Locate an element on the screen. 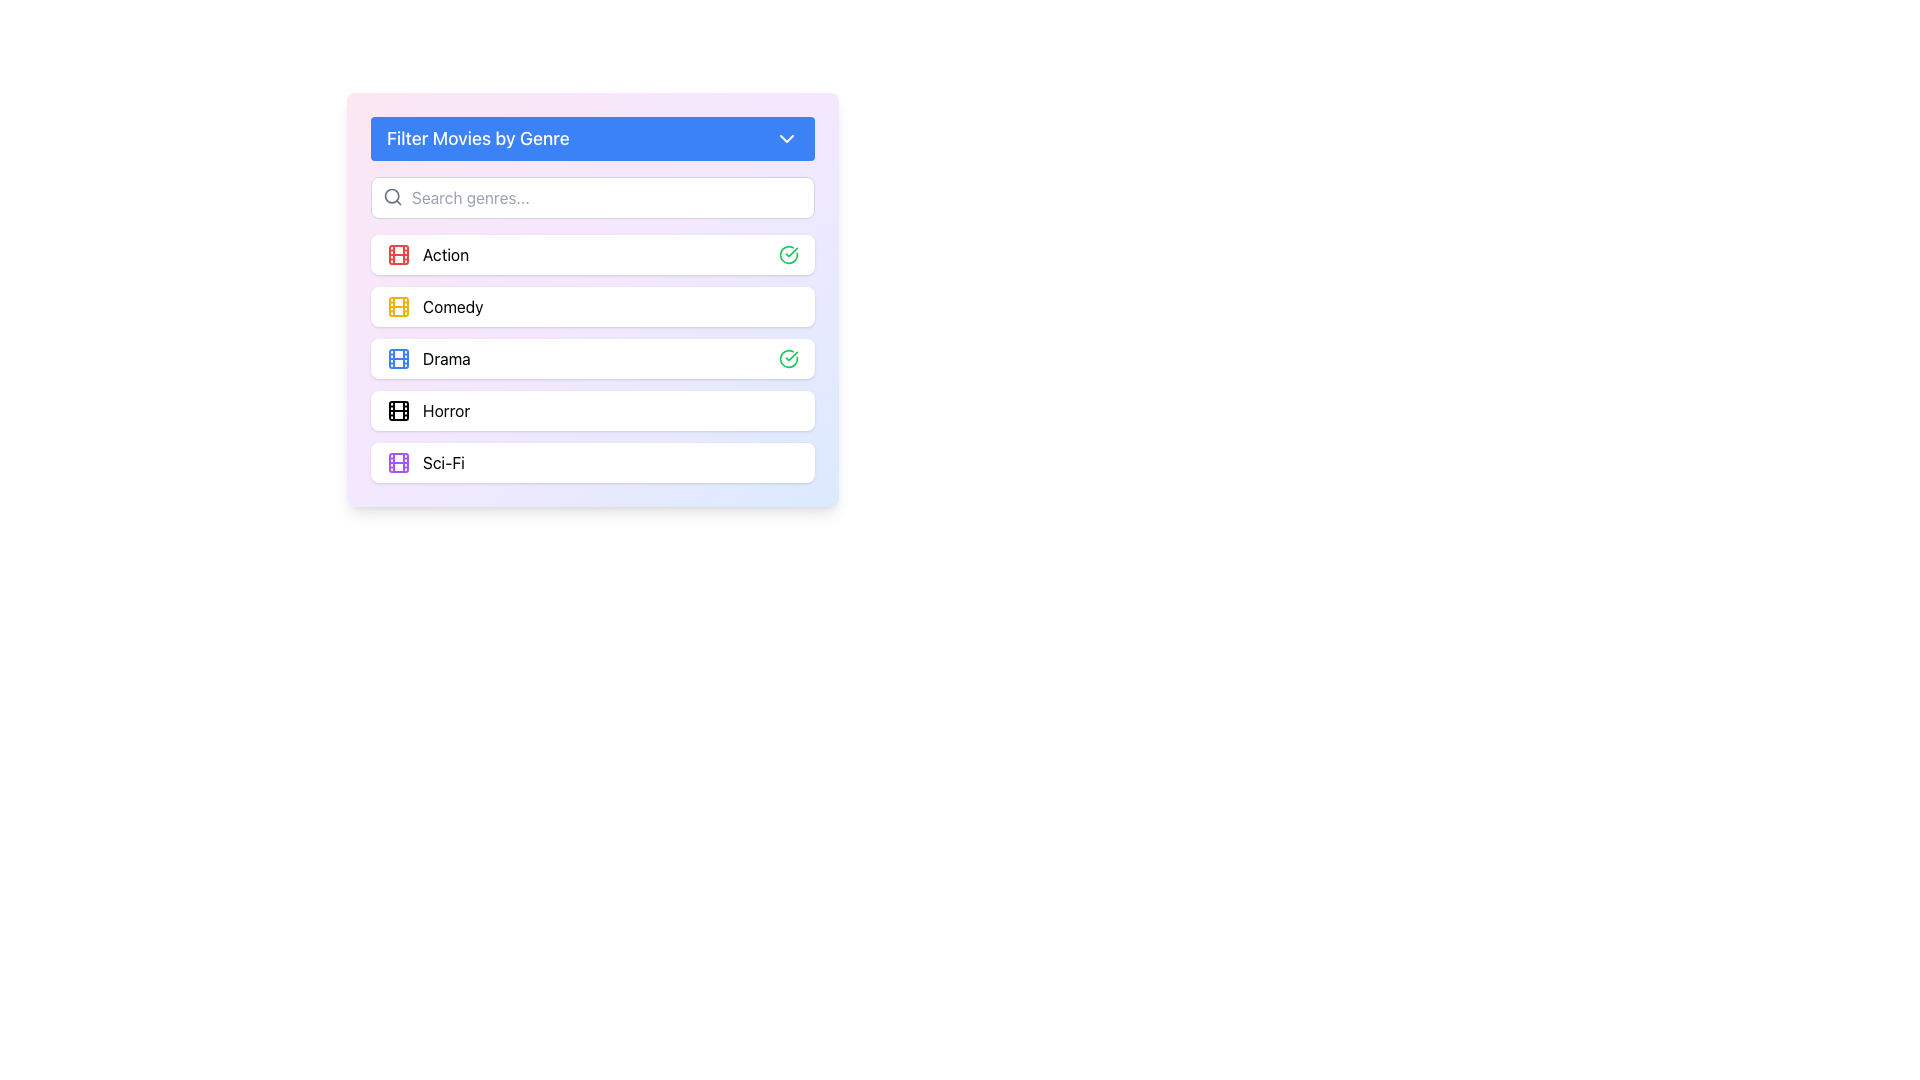  the filmstrip icon with a purple border located to the left of the 'Sci-Fi' text is located at coordinates (398, 462).